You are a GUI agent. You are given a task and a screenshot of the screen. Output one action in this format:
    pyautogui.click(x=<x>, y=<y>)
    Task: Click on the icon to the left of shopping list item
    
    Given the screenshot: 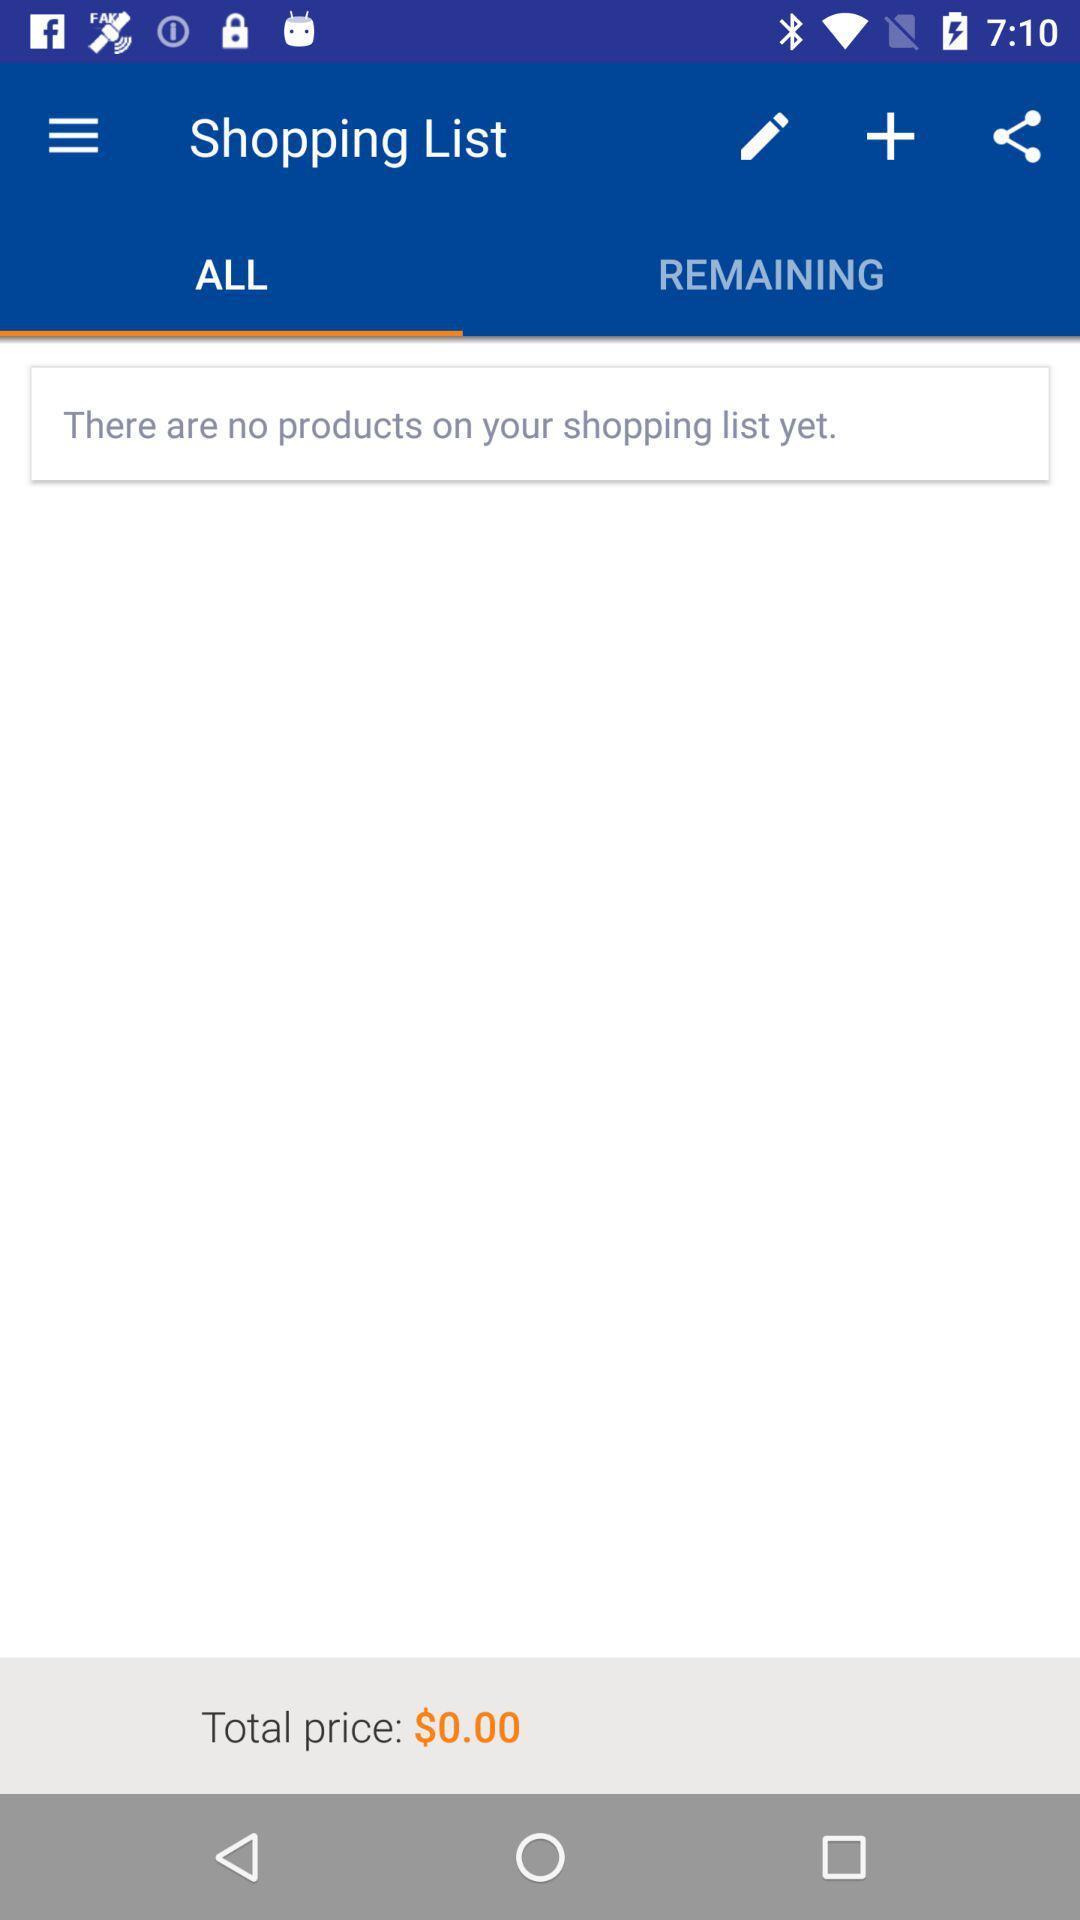 What is the action you would take?
    pyautogui.click(x=72, y=135)
    